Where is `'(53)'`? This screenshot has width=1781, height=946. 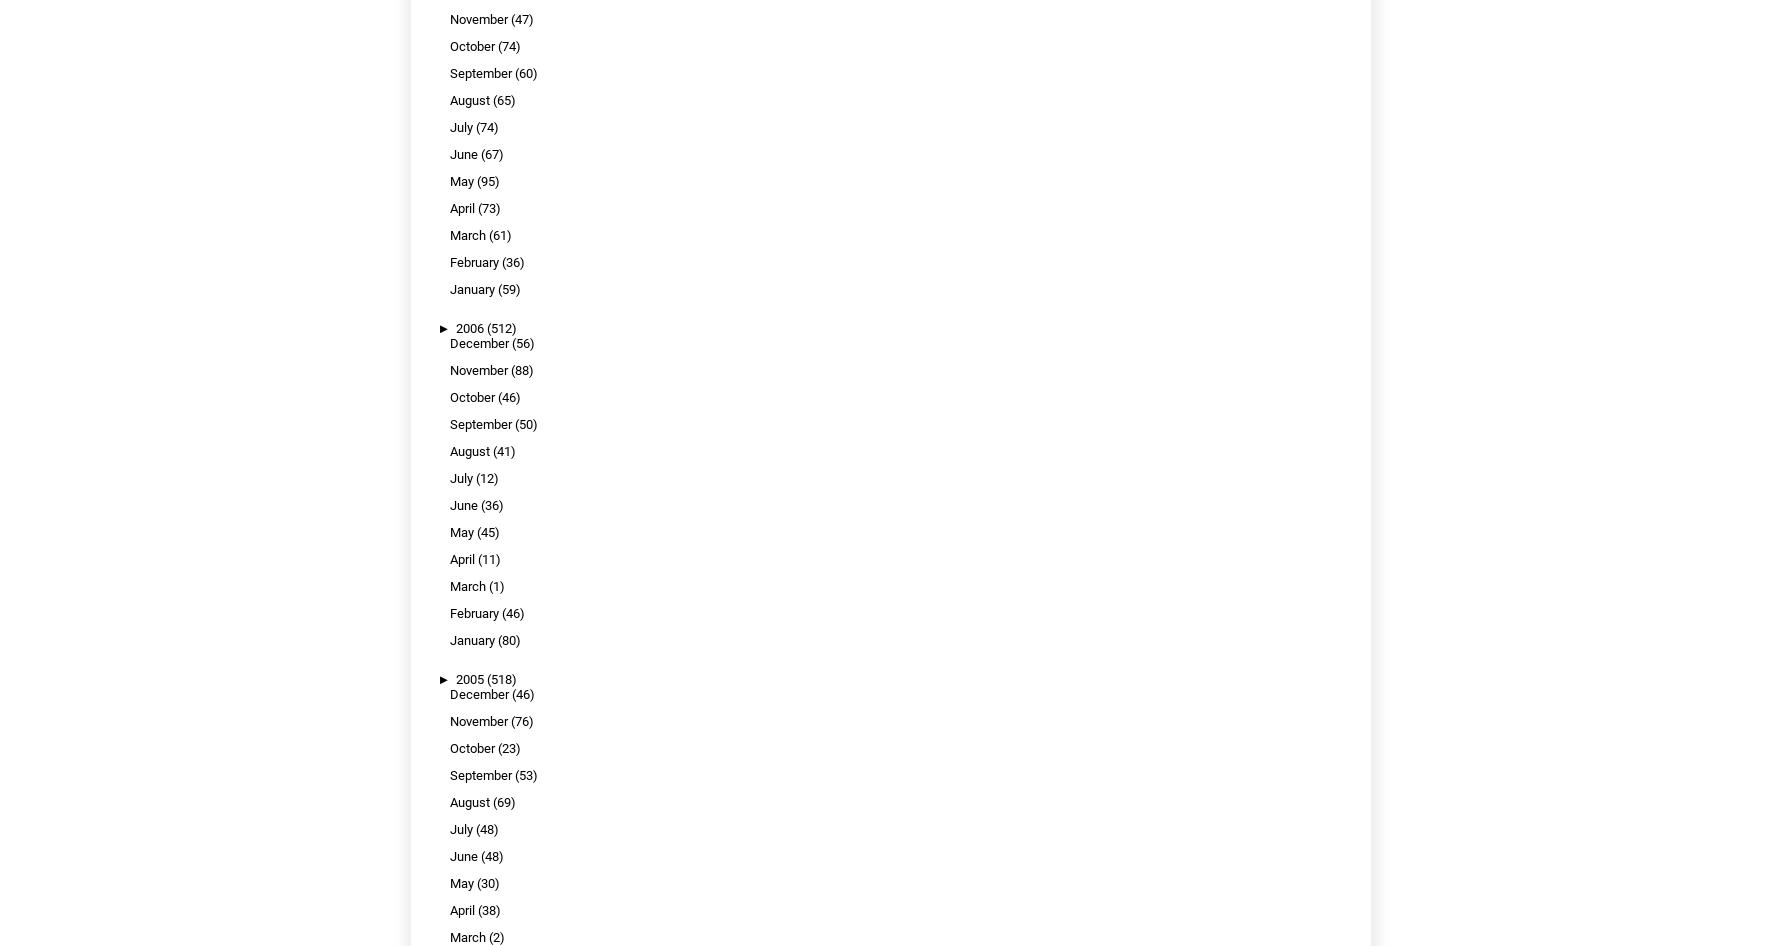 '(53)' is located at coordinates (513, 774).